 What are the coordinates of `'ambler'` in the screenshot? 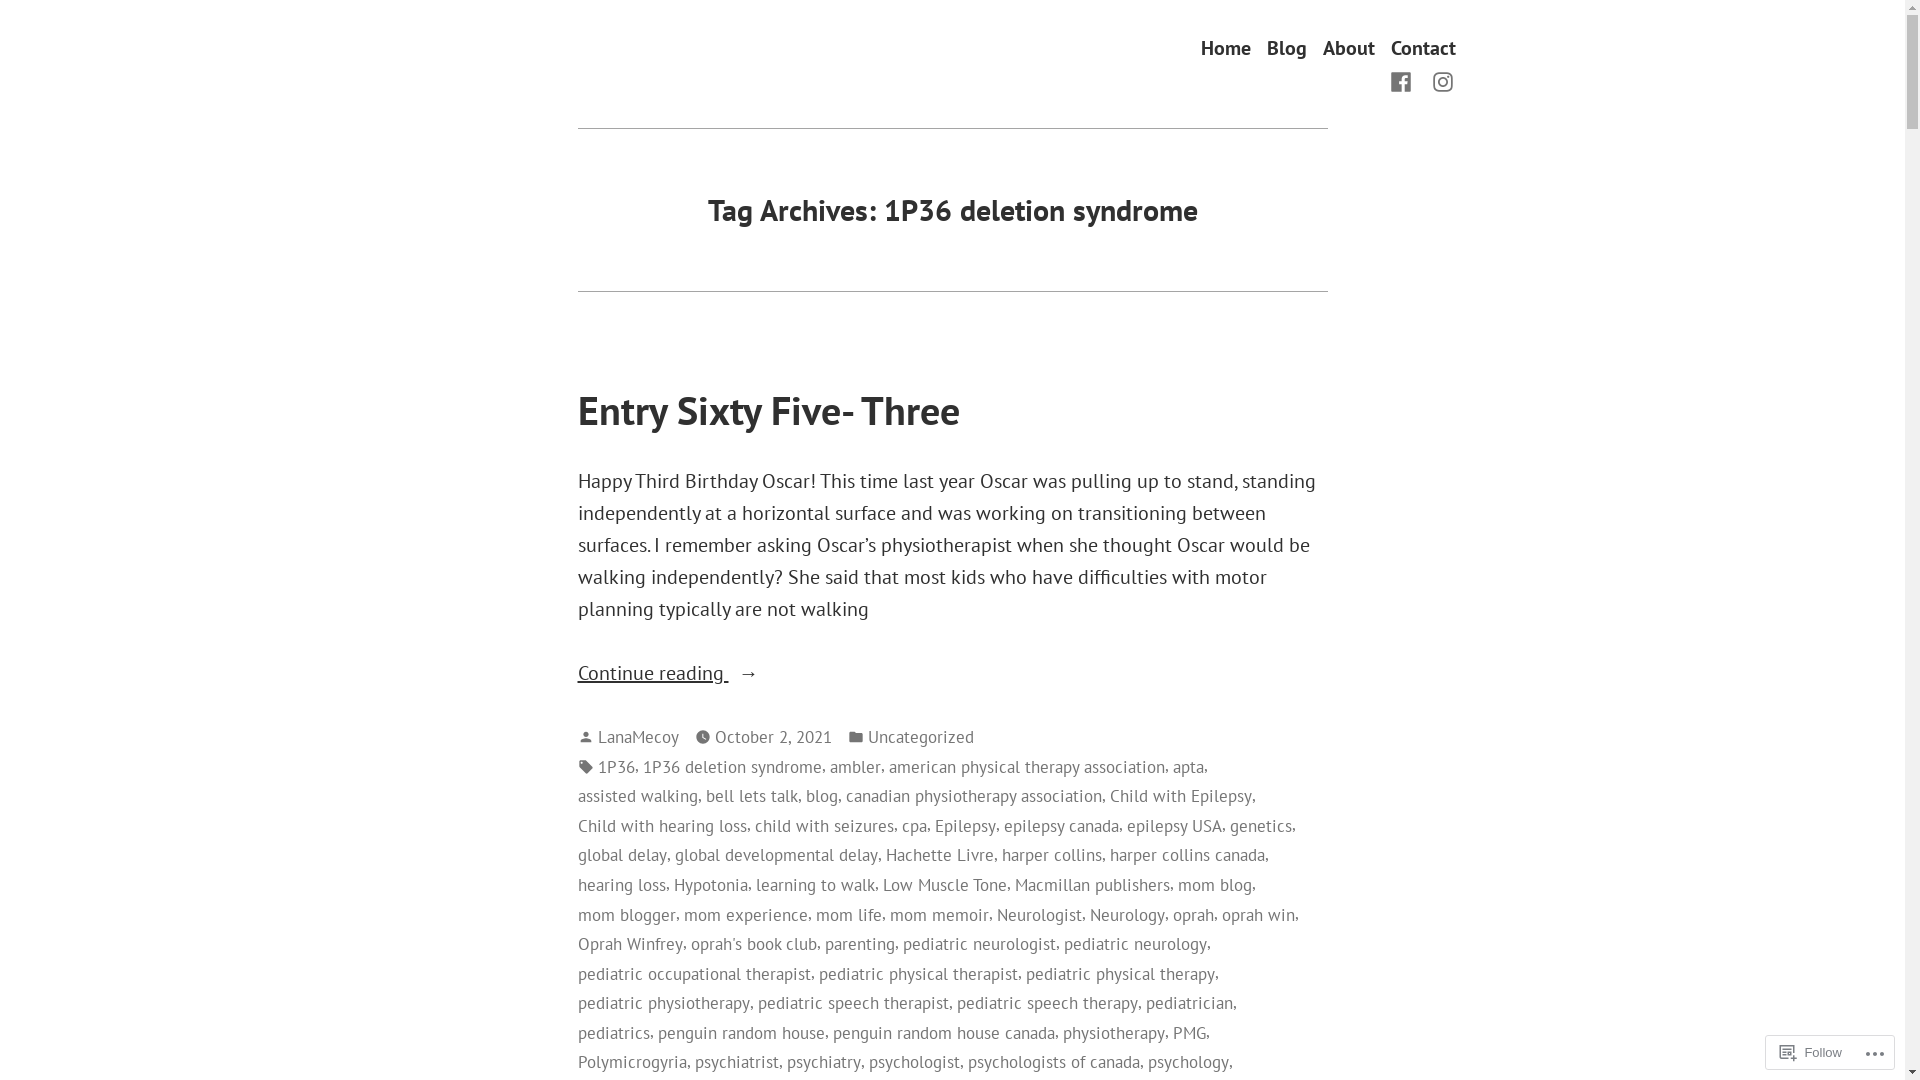 It's located at (855, 766).